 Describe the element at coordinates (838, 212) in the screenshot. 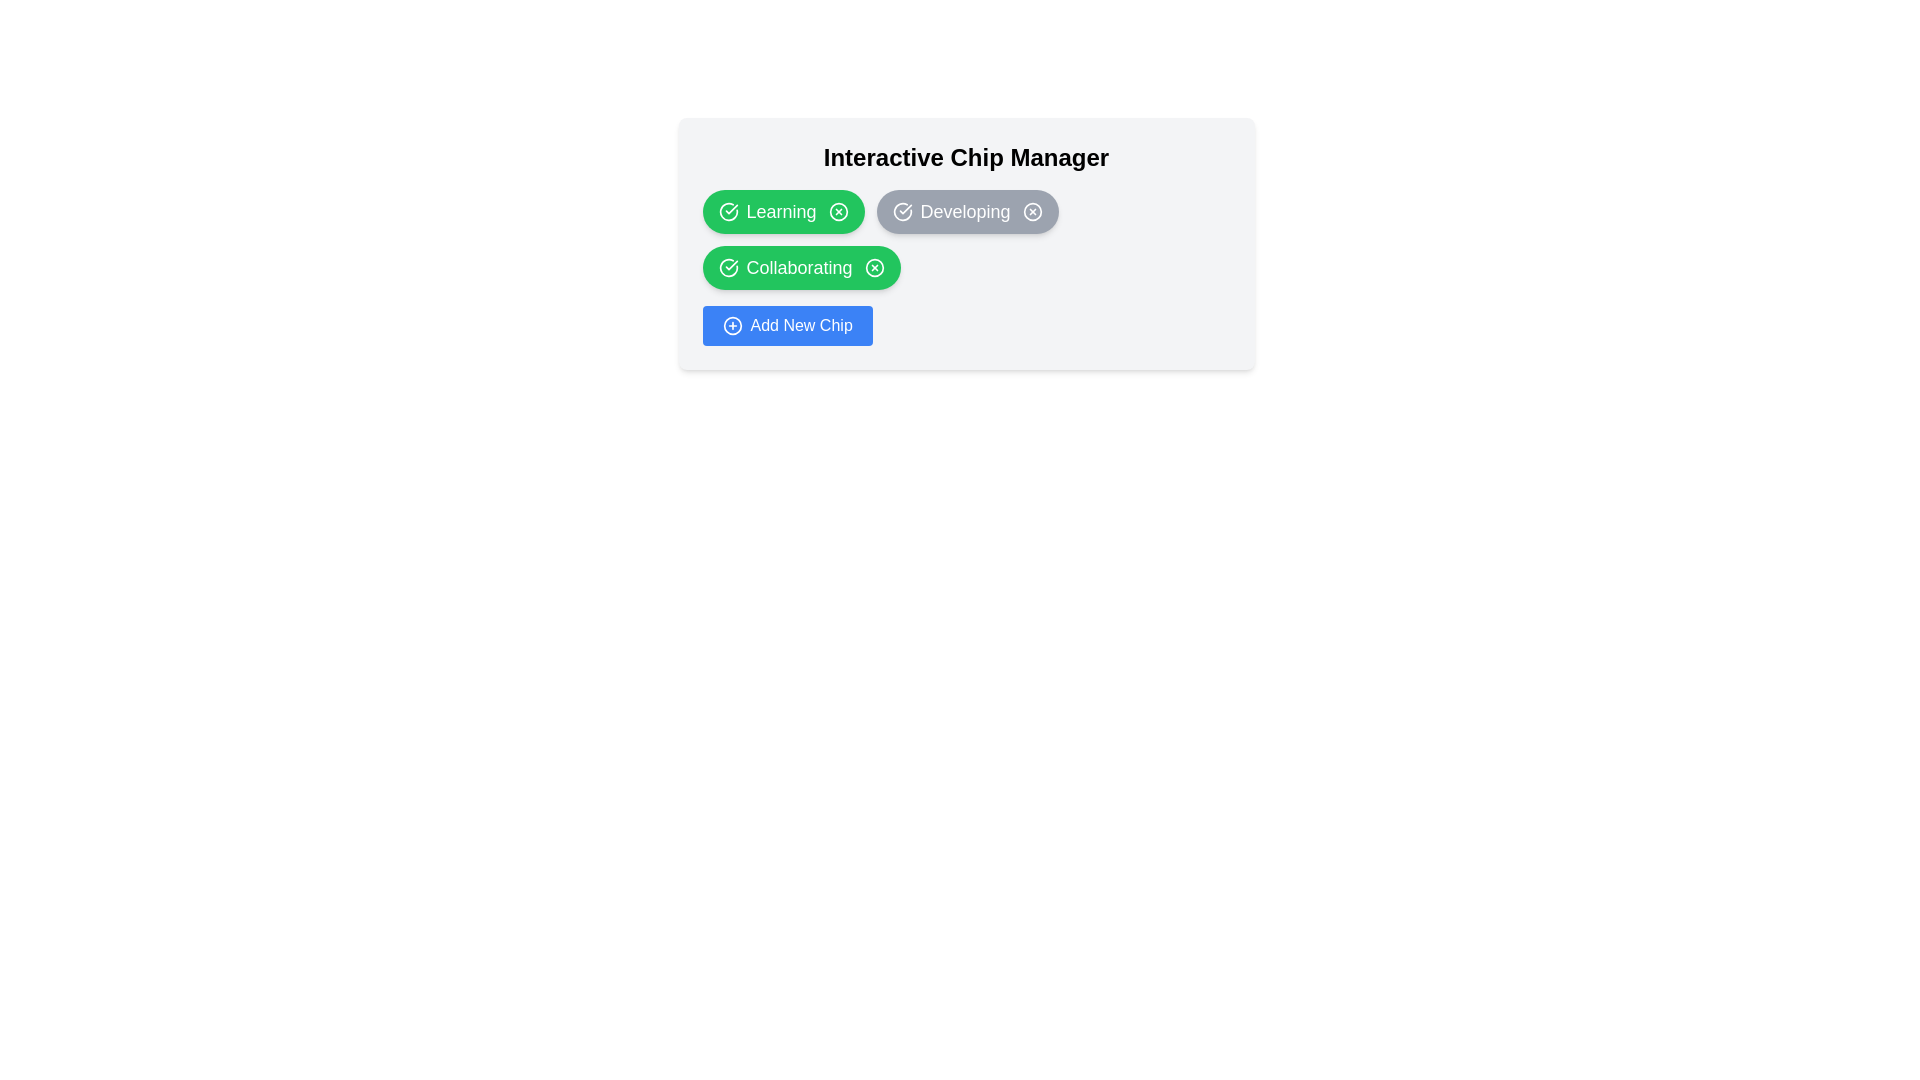

I see `the circular icon with a cross mark ('X') at the center of the green pill-shaped label that contains the text 'Learning'` at that location.